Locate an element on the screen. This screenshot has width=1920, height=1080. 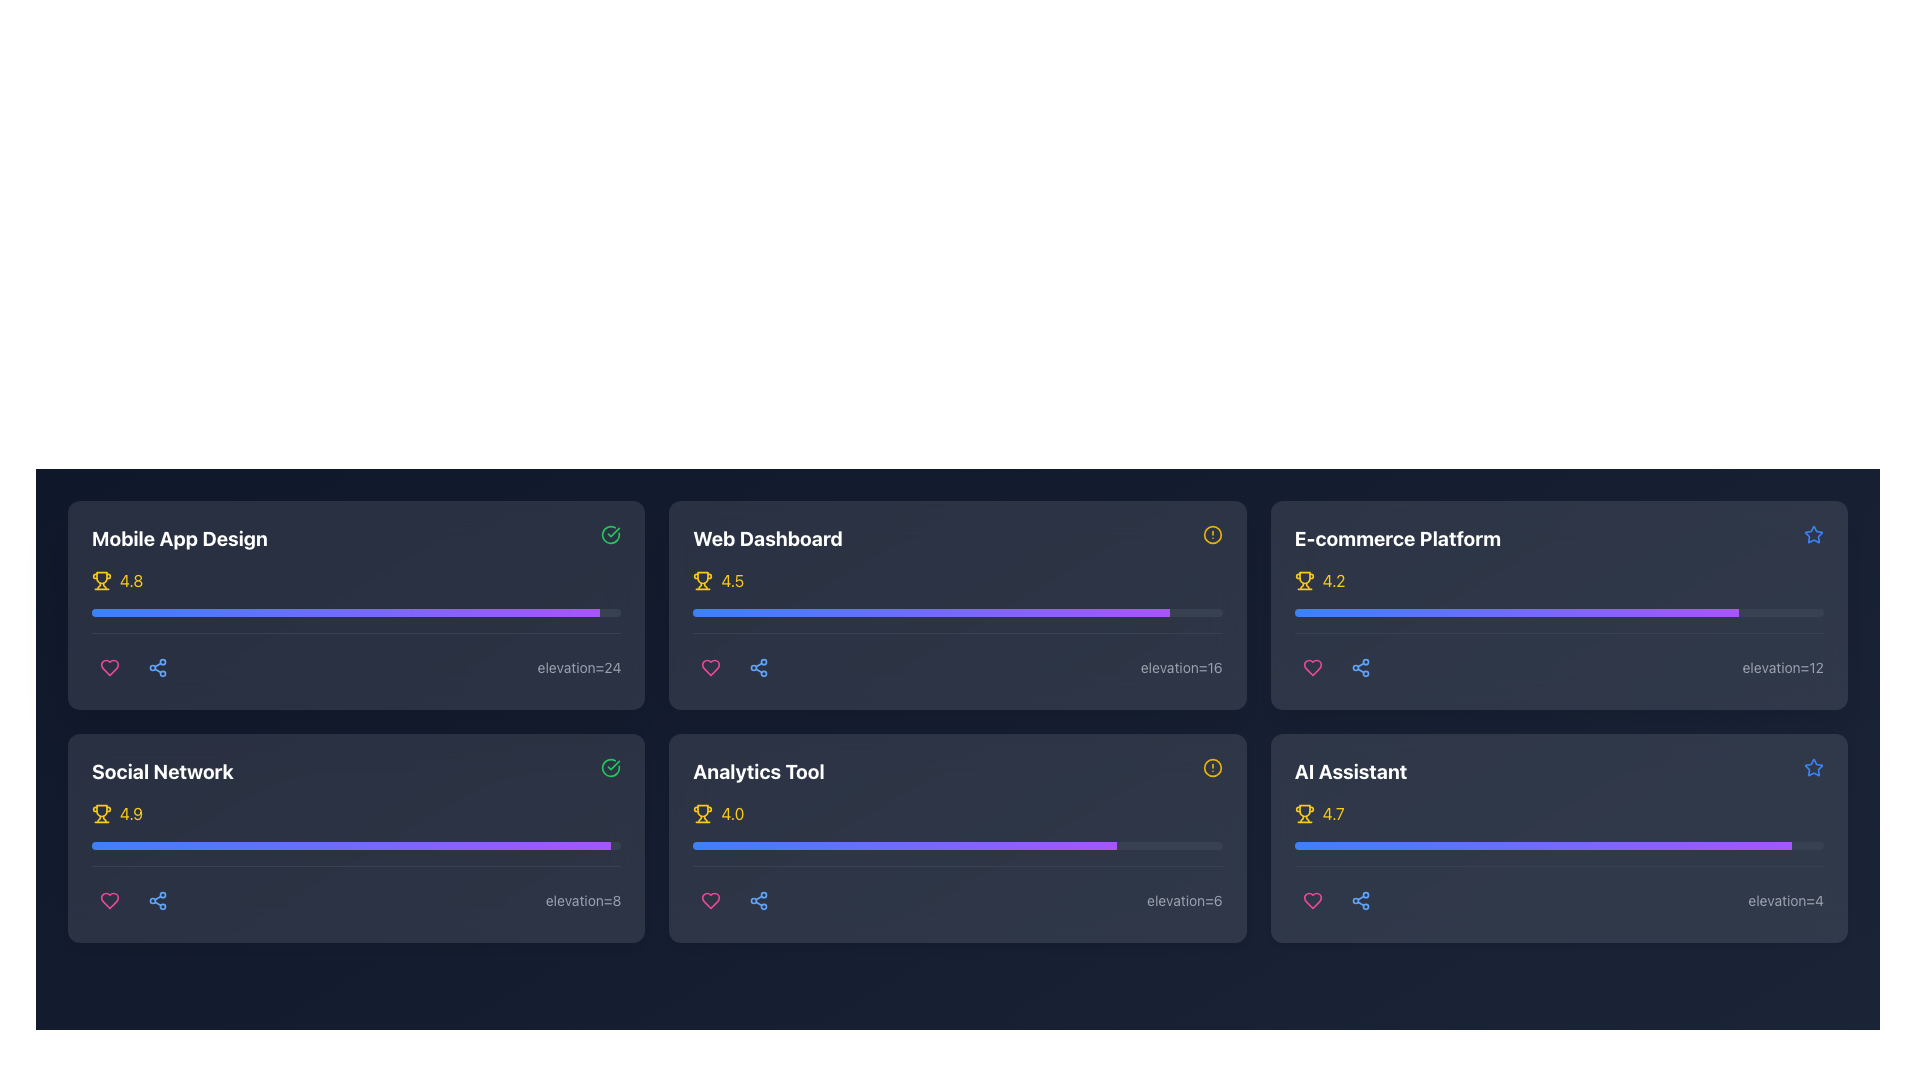
the 'Social Network' text label which is displayed in bold, white font on a dark card interface is located at coordinates (162, 770).